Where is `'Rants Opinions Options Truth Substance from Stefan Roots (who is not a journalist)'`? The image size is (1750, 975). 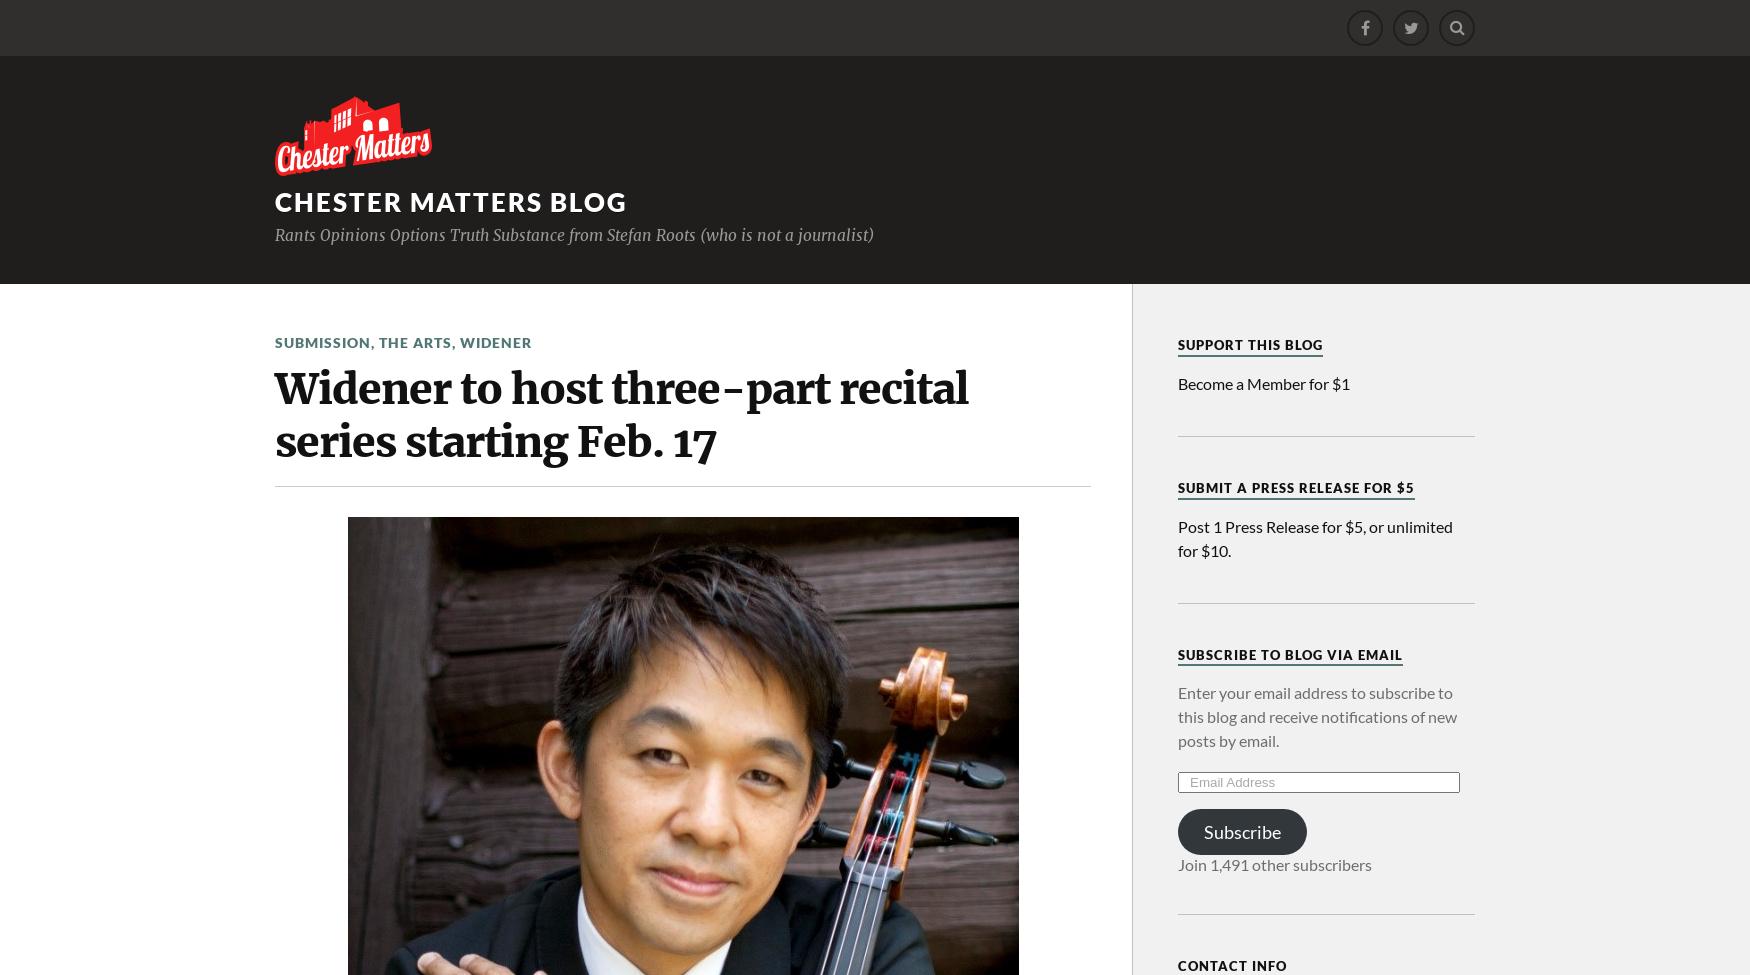
'Rants Opinions Options Truth Substance from Stefan Roots (who is not a journalist)' is located at coordinates (574, 234).